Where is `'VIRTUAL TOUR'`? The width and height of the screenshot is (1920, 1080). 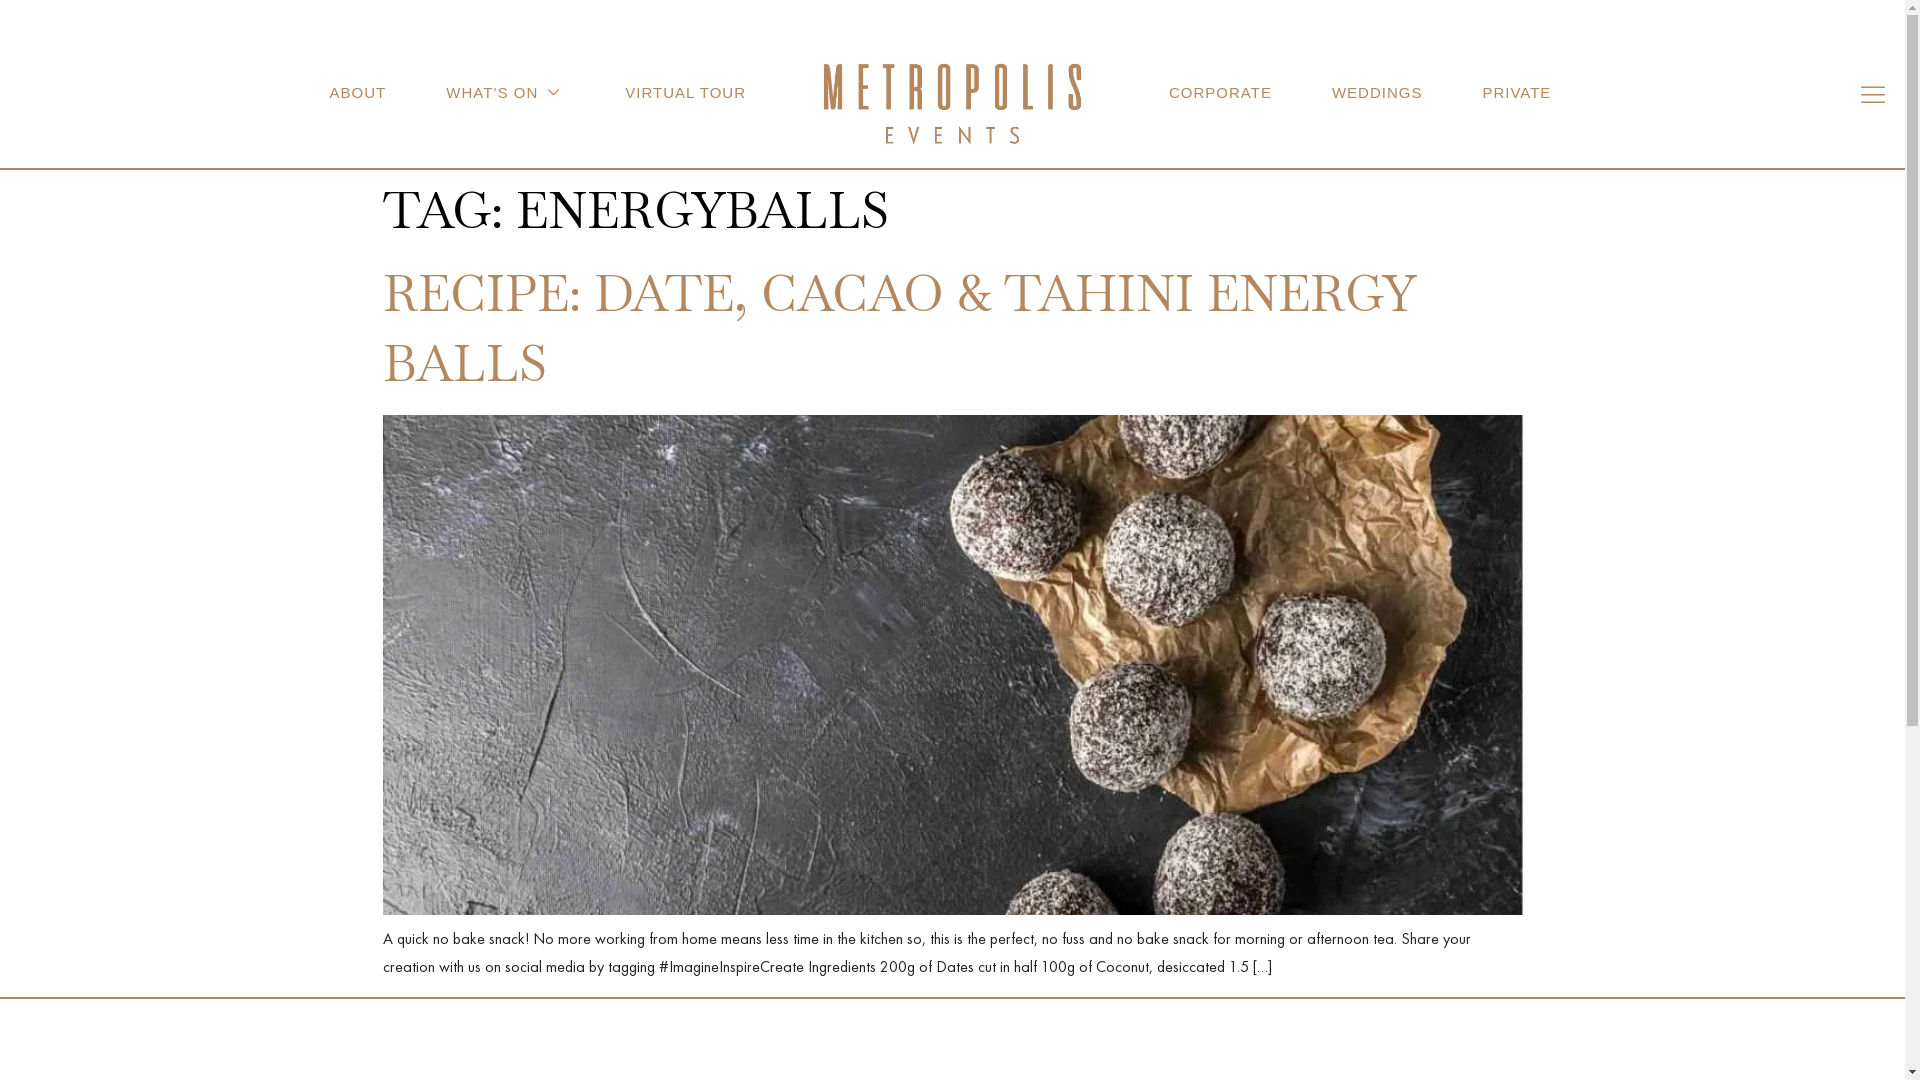
'VIRTUAL TOUR' is located at coordinates (594, 93).